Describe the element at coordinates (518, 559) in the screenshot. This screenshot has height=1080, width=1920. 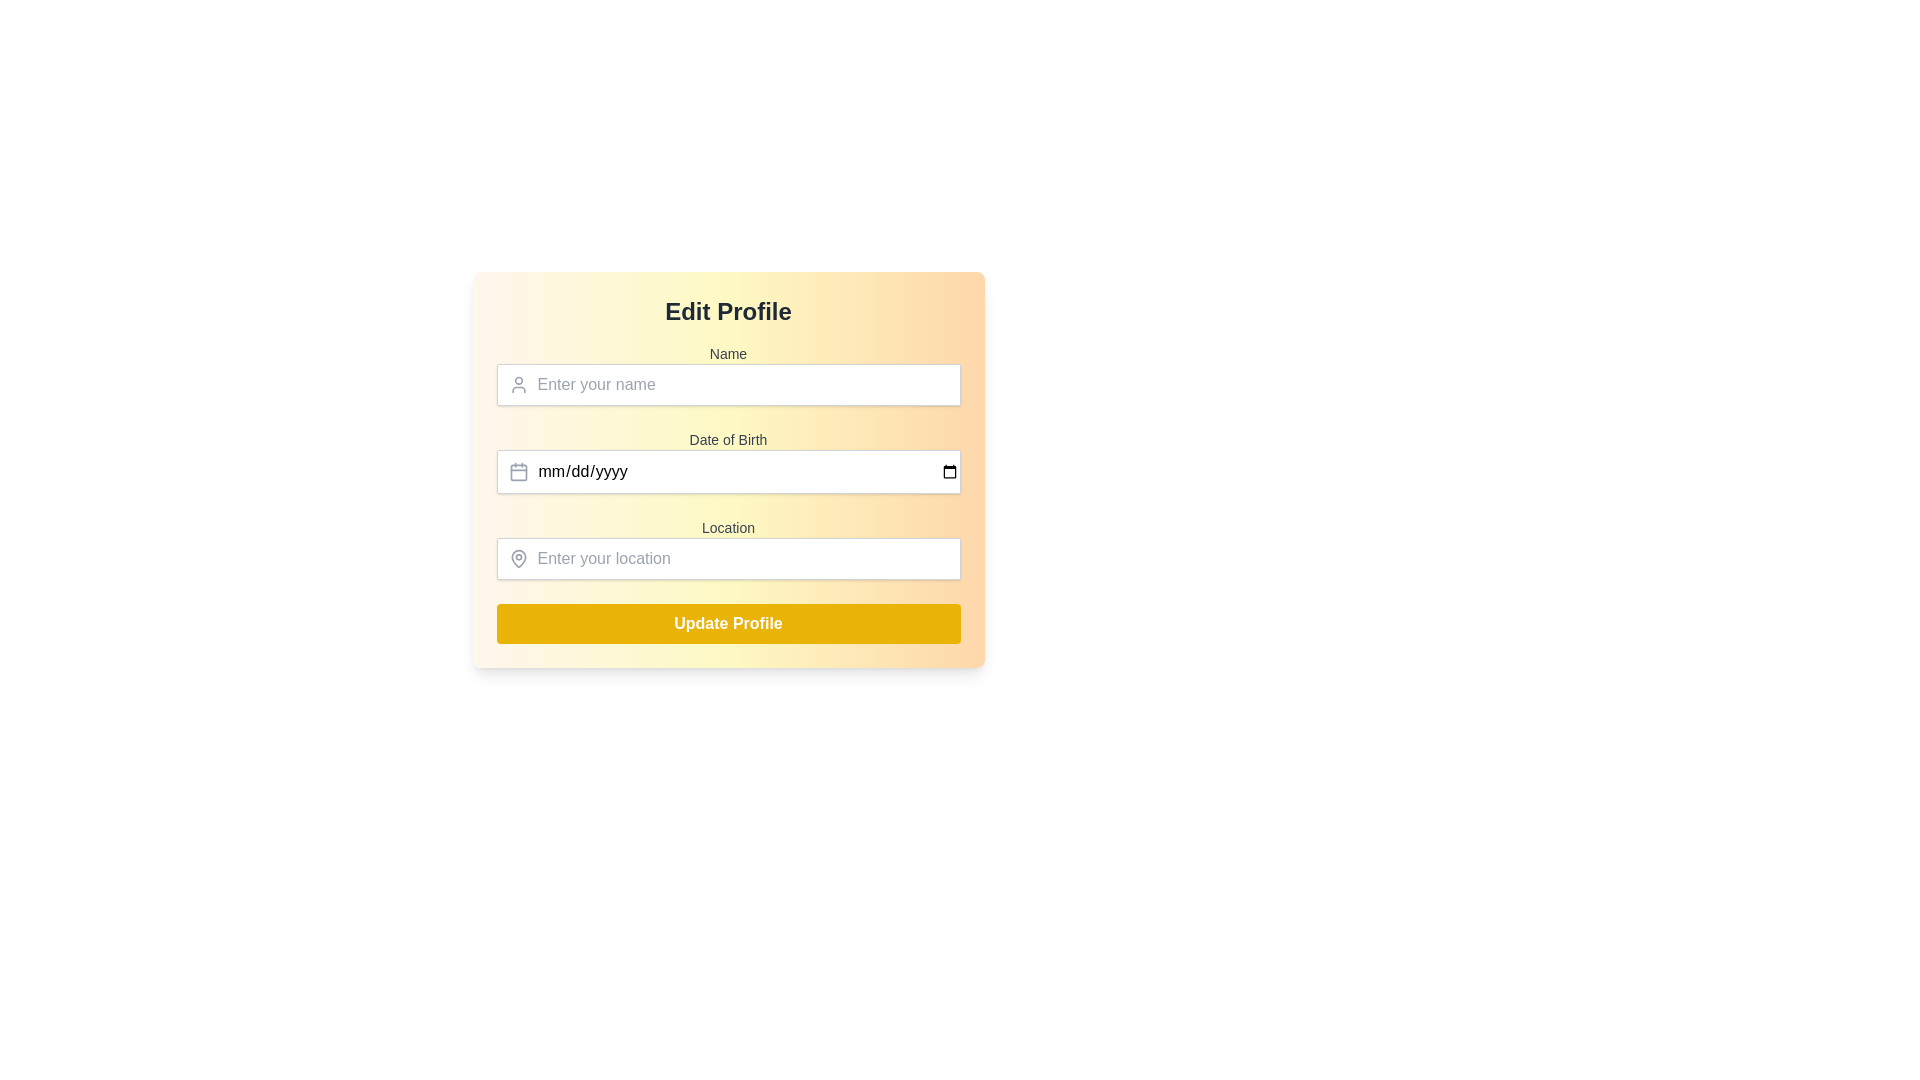
I see `the location icon positioned on the left side of the 'Location' input field in the 'Edit Profile' interface` at that location.